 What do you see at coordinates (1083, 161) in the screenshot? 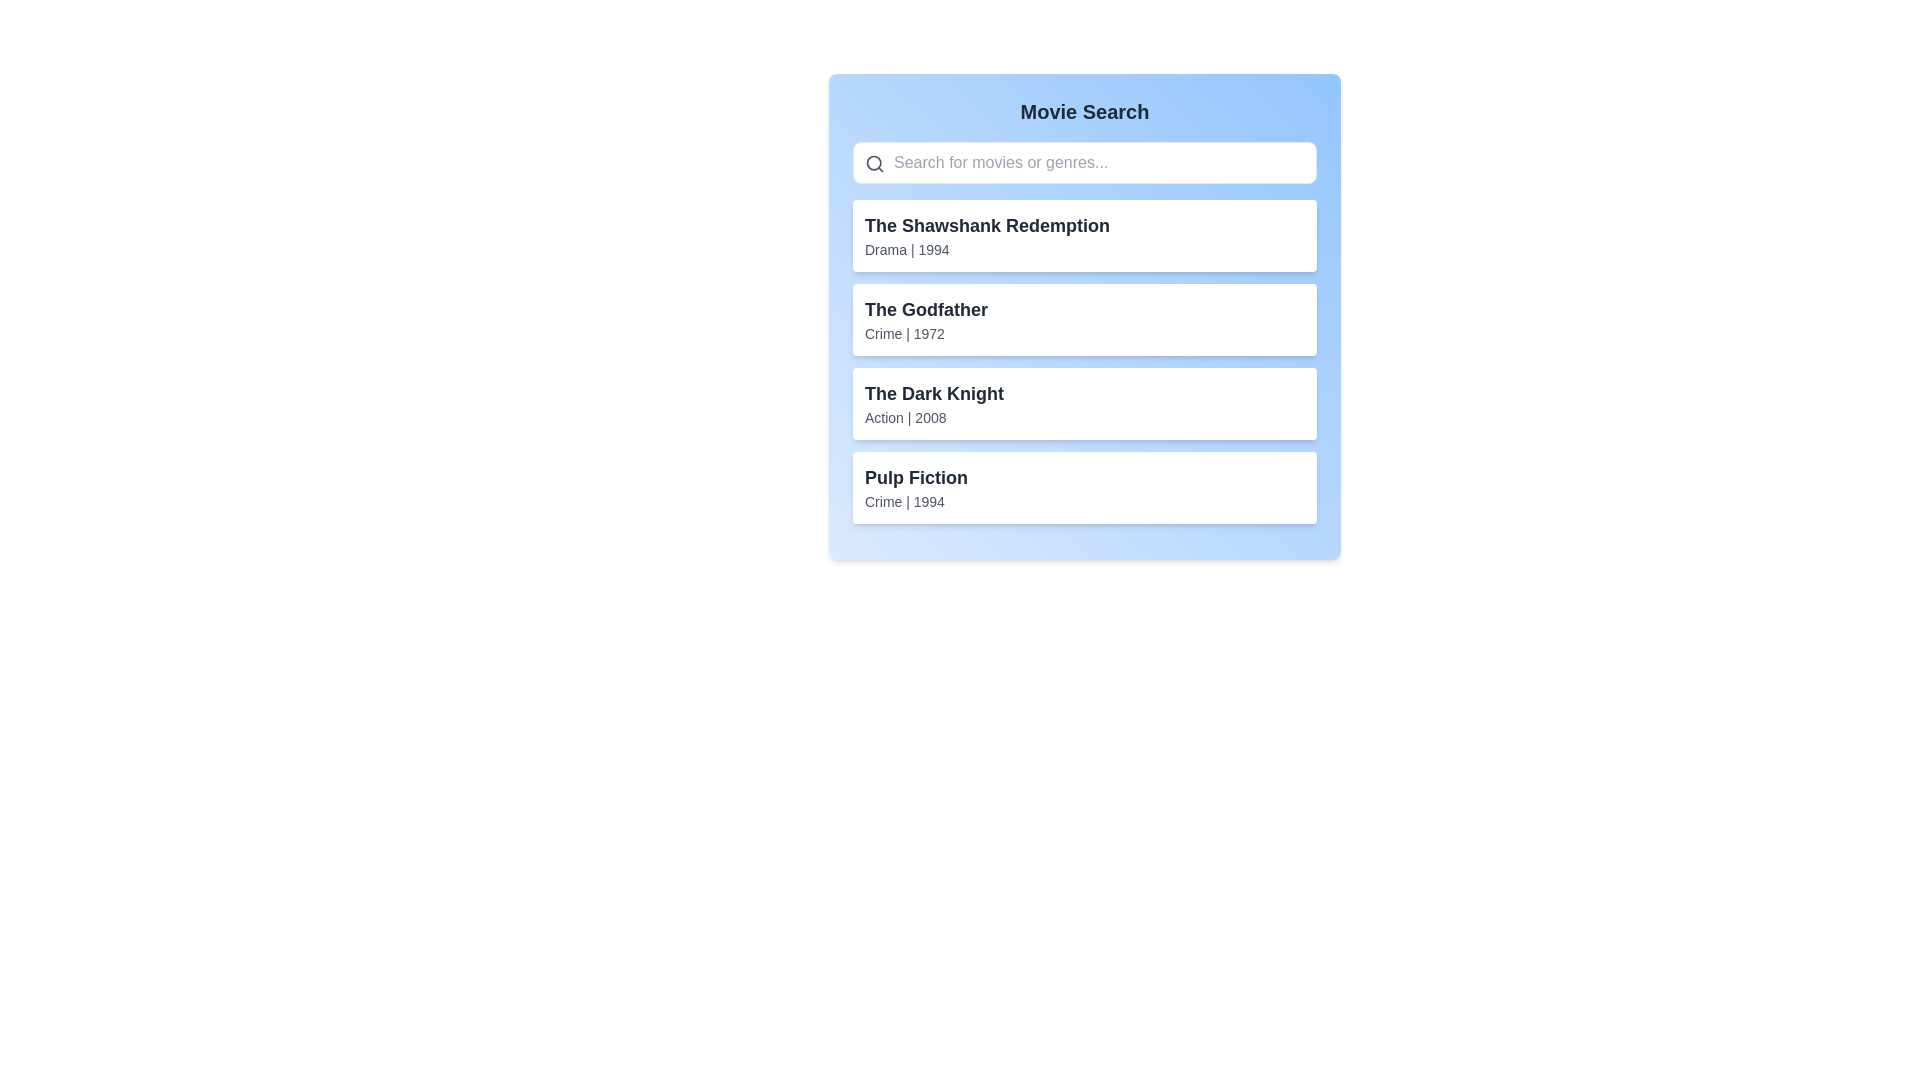
I see `the text input field for movie search located below the title 'Movie Search', which has a light background and a search icon on the left` at bounding box center [1083, 161].